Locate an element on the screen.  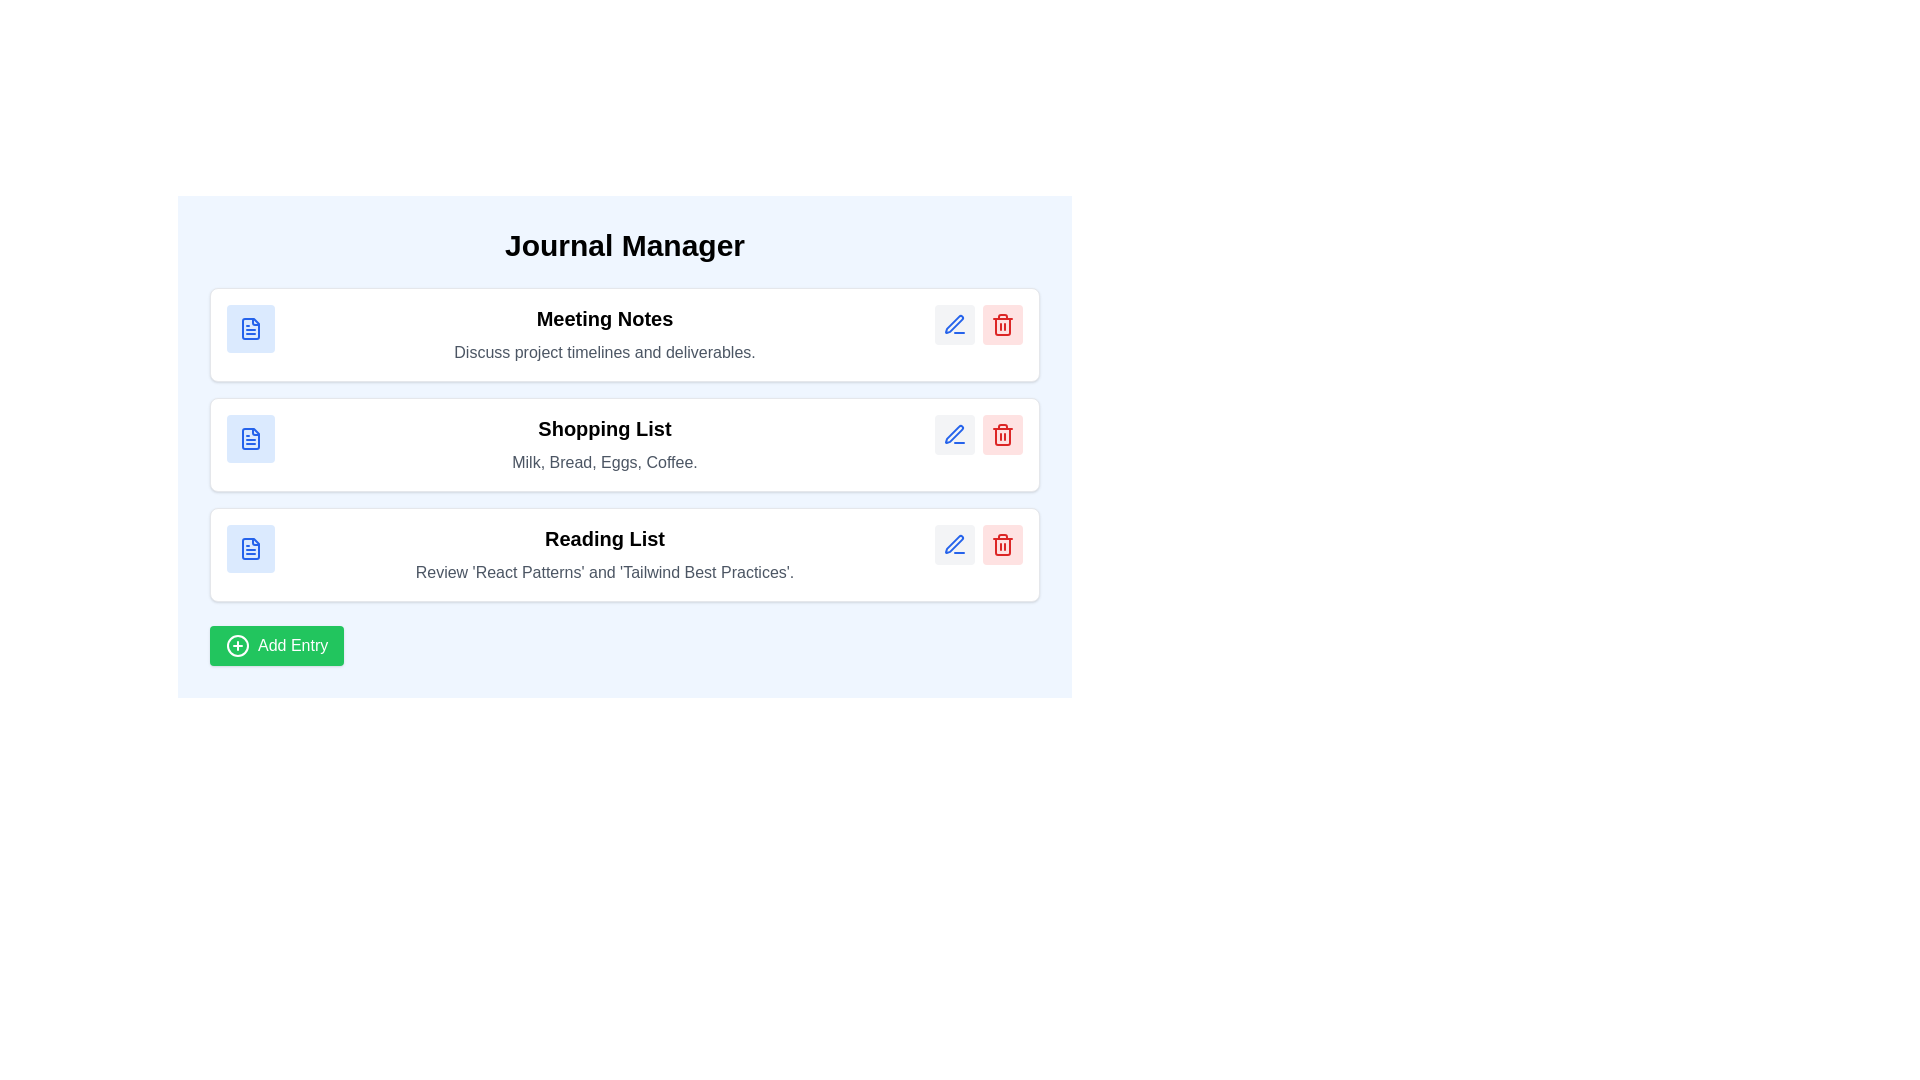
the blue pen-shaped icon button located to the right of the 'Meeting Notes' text in the first list item under the 'Journal Manager' section to initiate edit actions is located at coordinates (954, 323).